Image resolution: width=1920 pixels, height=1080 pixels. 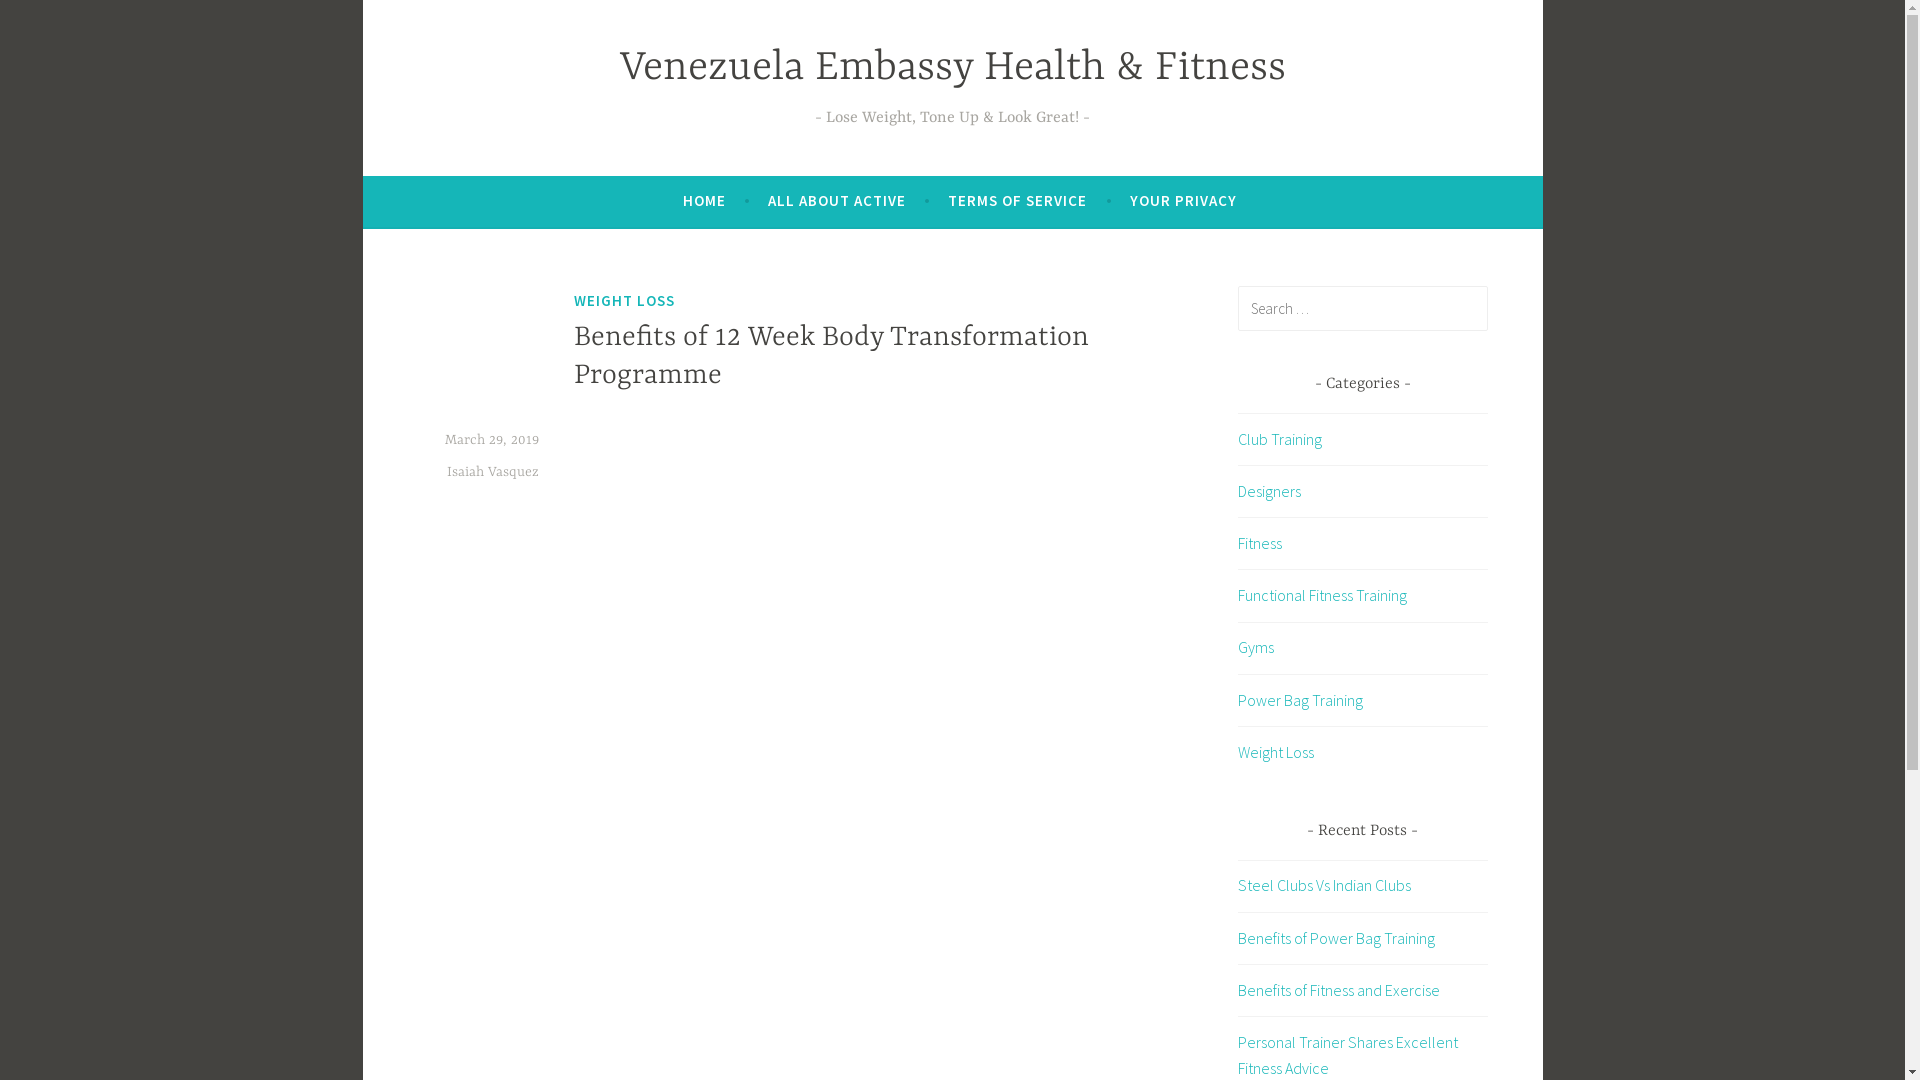 What do you see at coordinates (1300, 698) in the screenshot?
I see `'Power Bag Training'` at bounding box center [1300, 698].